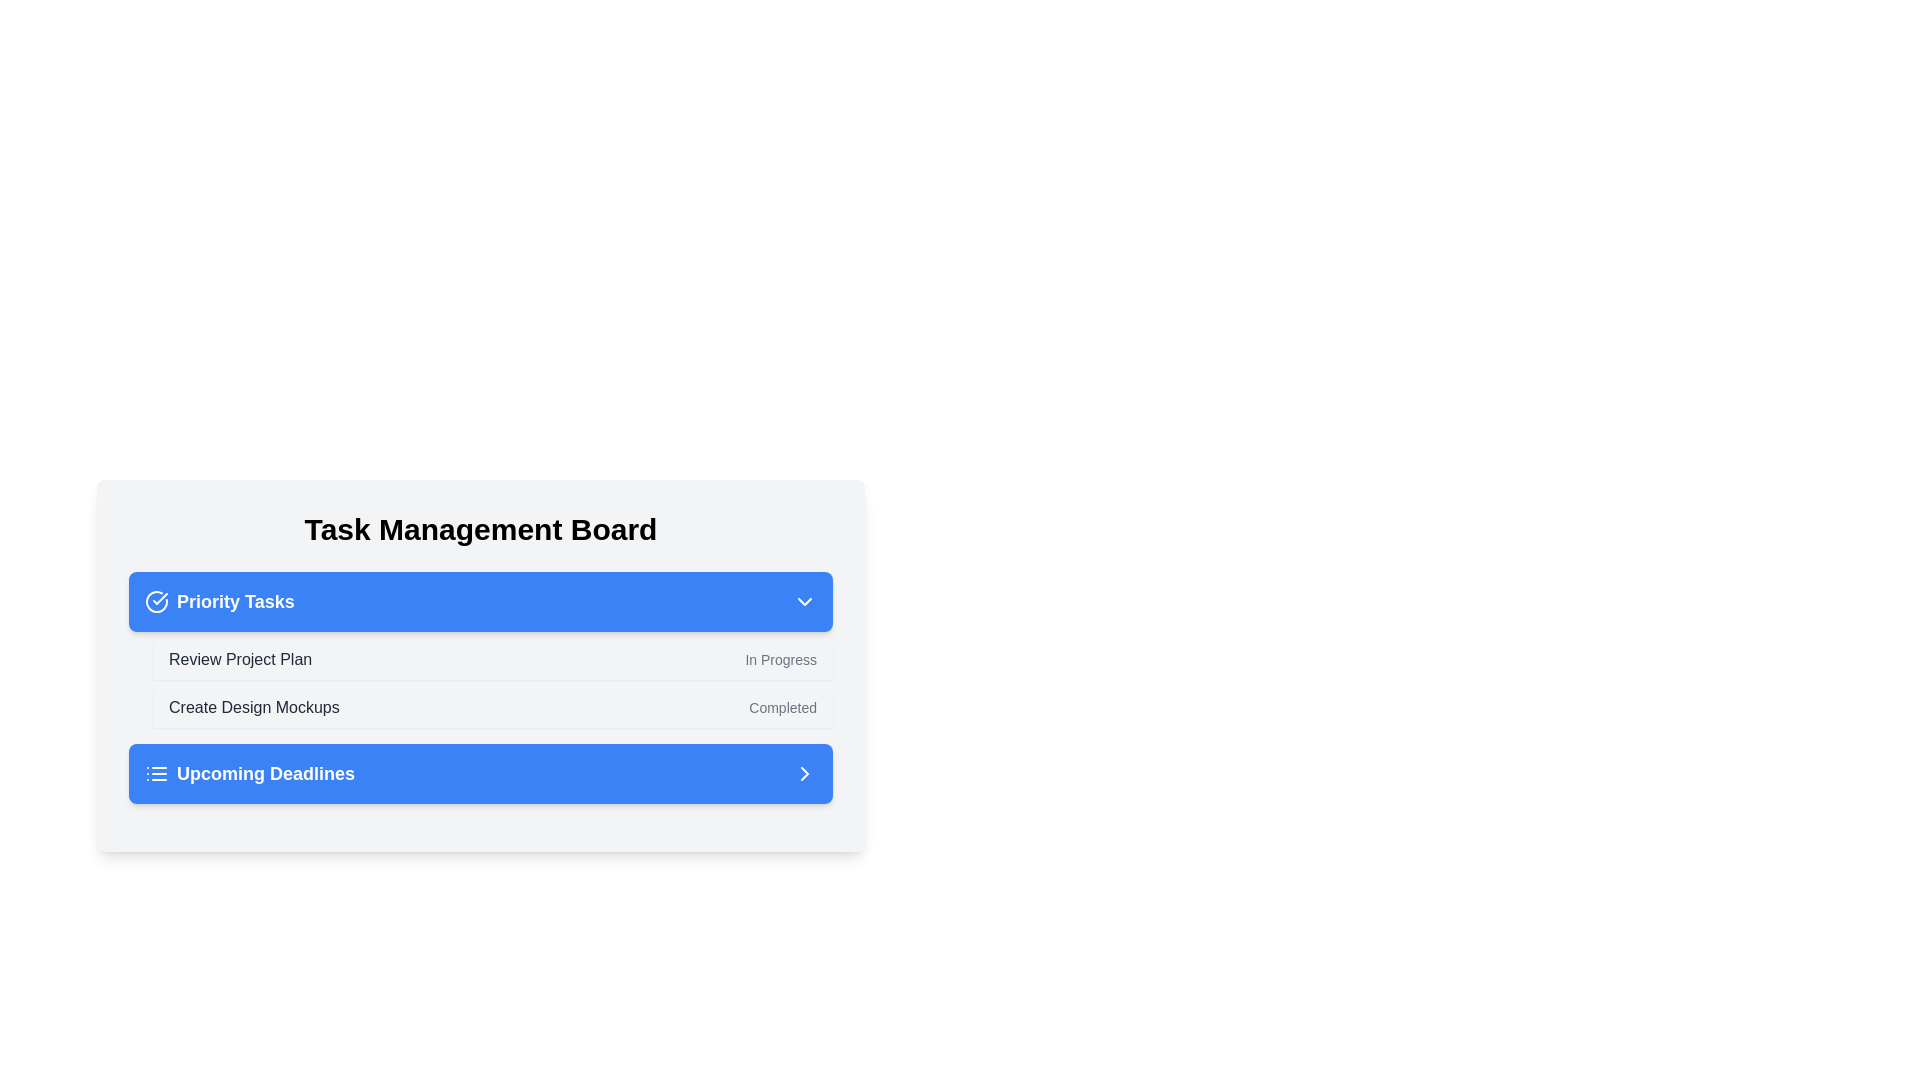 This screenshot has height=1080, width=1920. What do you see at coordinates (265, 773) in the screenshot?
I see `text content of the 'Upcoming Deadlines' label located at the bottom of the 'Task Management Board' interface, positioned between a list icon and an arrow icon` at bounding box center [265, 773].